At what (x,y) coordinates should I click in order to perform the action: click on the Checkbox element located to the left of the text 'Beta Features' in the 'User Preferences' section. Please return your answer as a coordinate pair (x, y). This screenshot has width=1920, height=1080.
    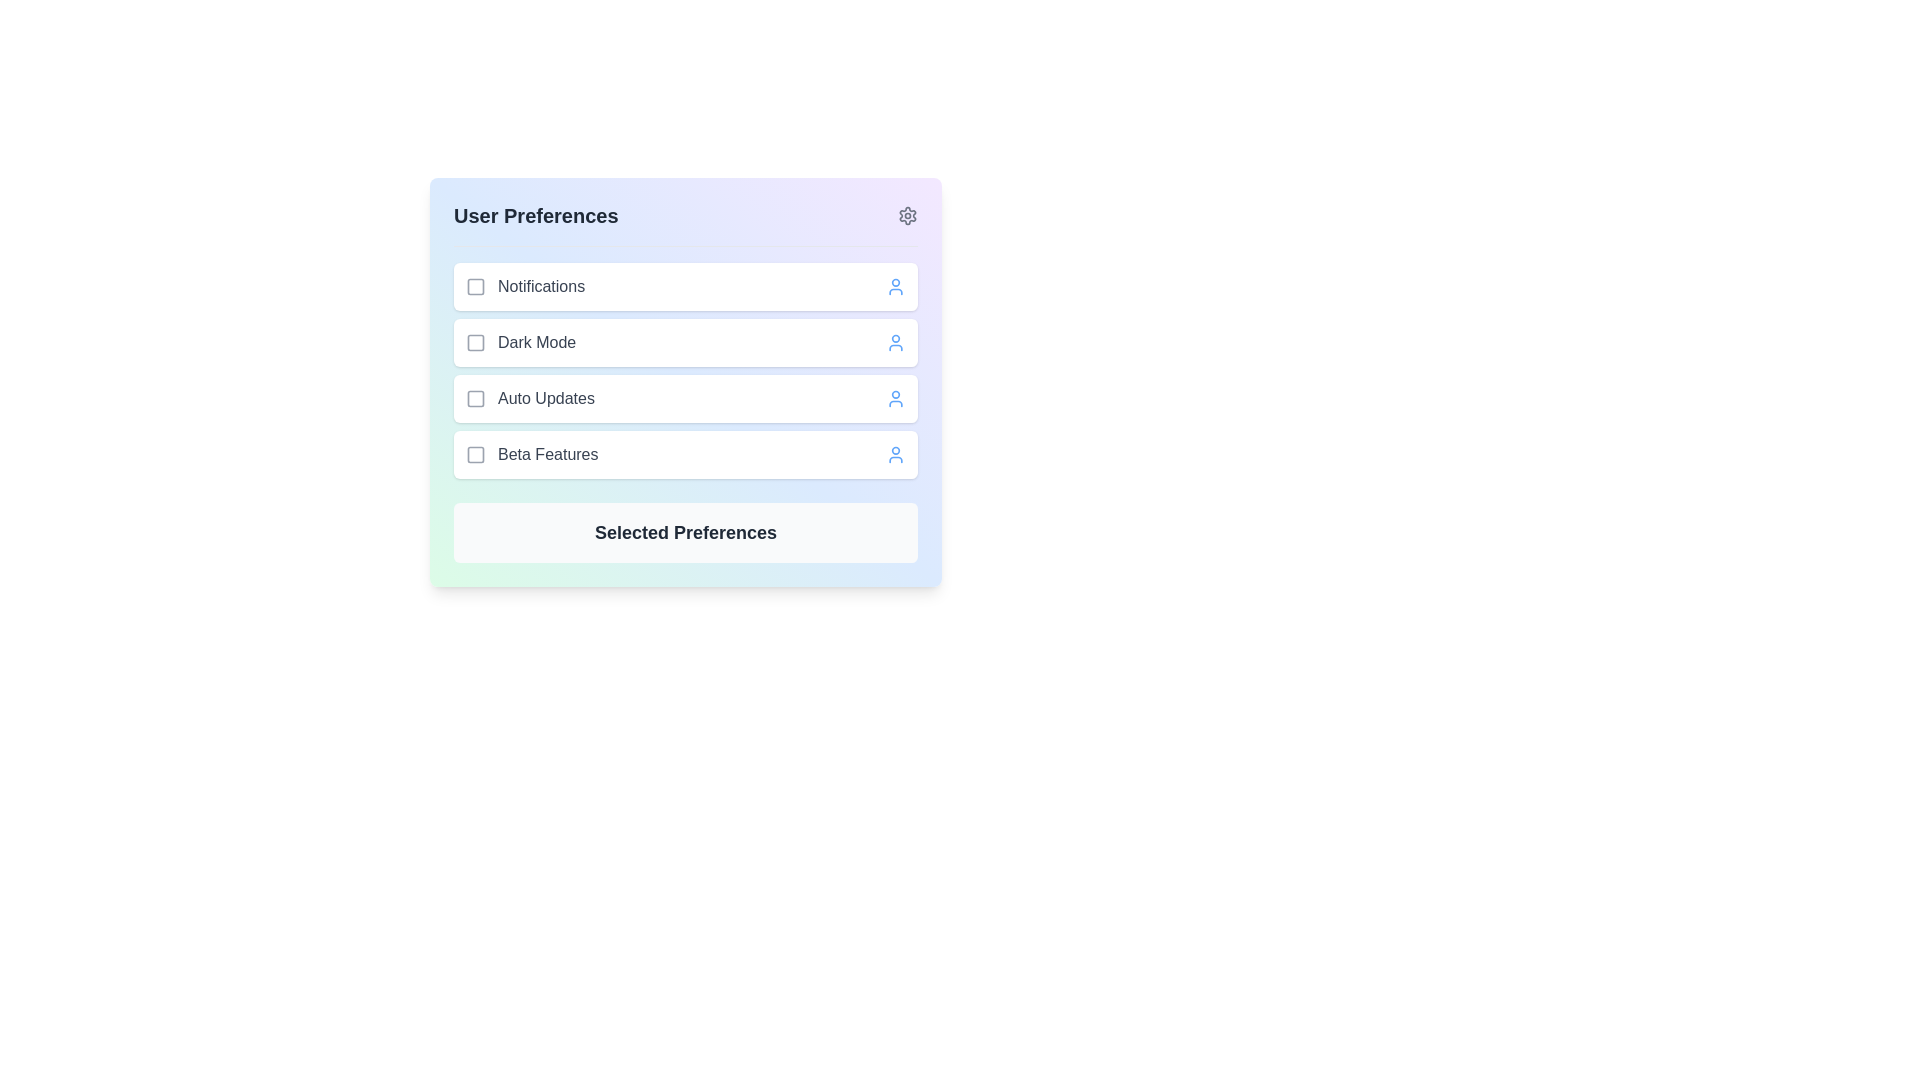
    Looking at the image, I should click on (474, 455).